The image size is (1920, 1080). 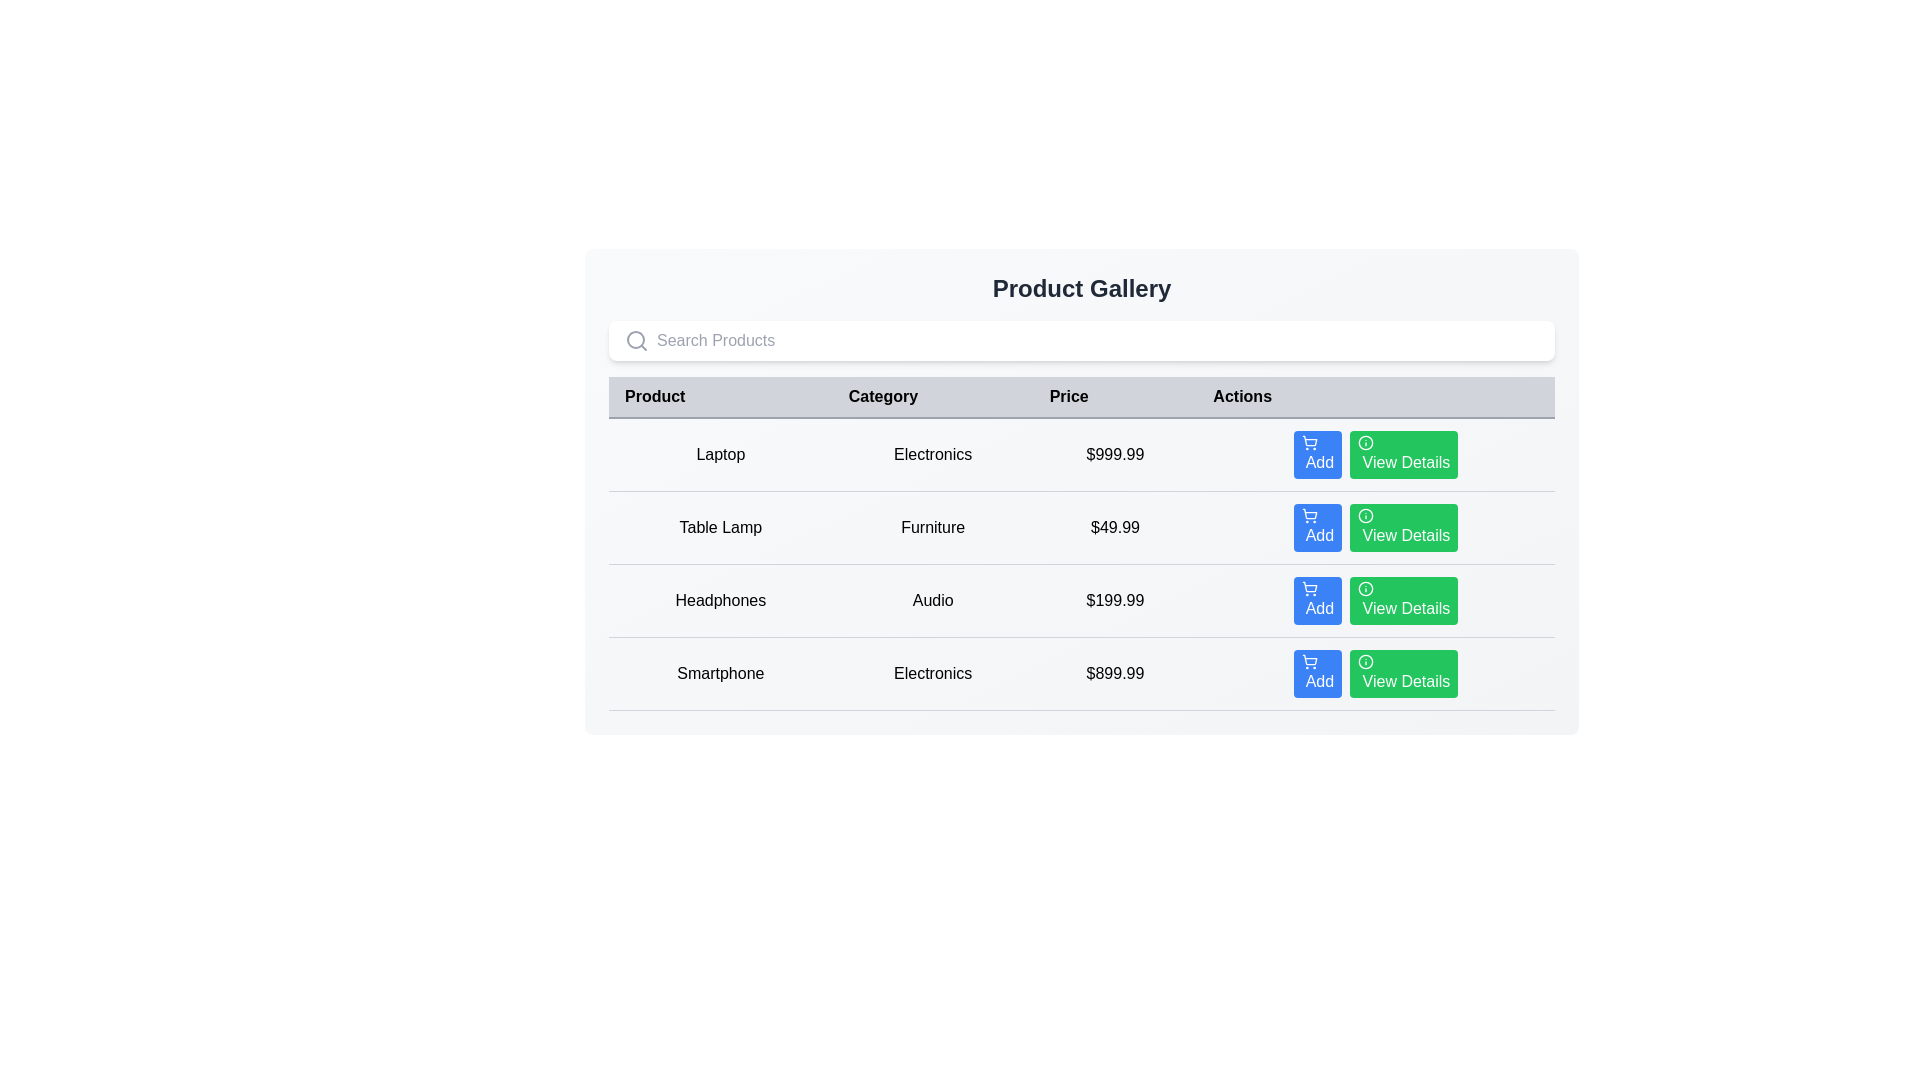 What do you see at coordinates (1318, 674) in the screenshot?
I see `the 'Add' button with a rounded blue background and white text, which is located in the 'Actions' column of the last row for the 'Smartphone' product` at bounding box center [1318, 674].